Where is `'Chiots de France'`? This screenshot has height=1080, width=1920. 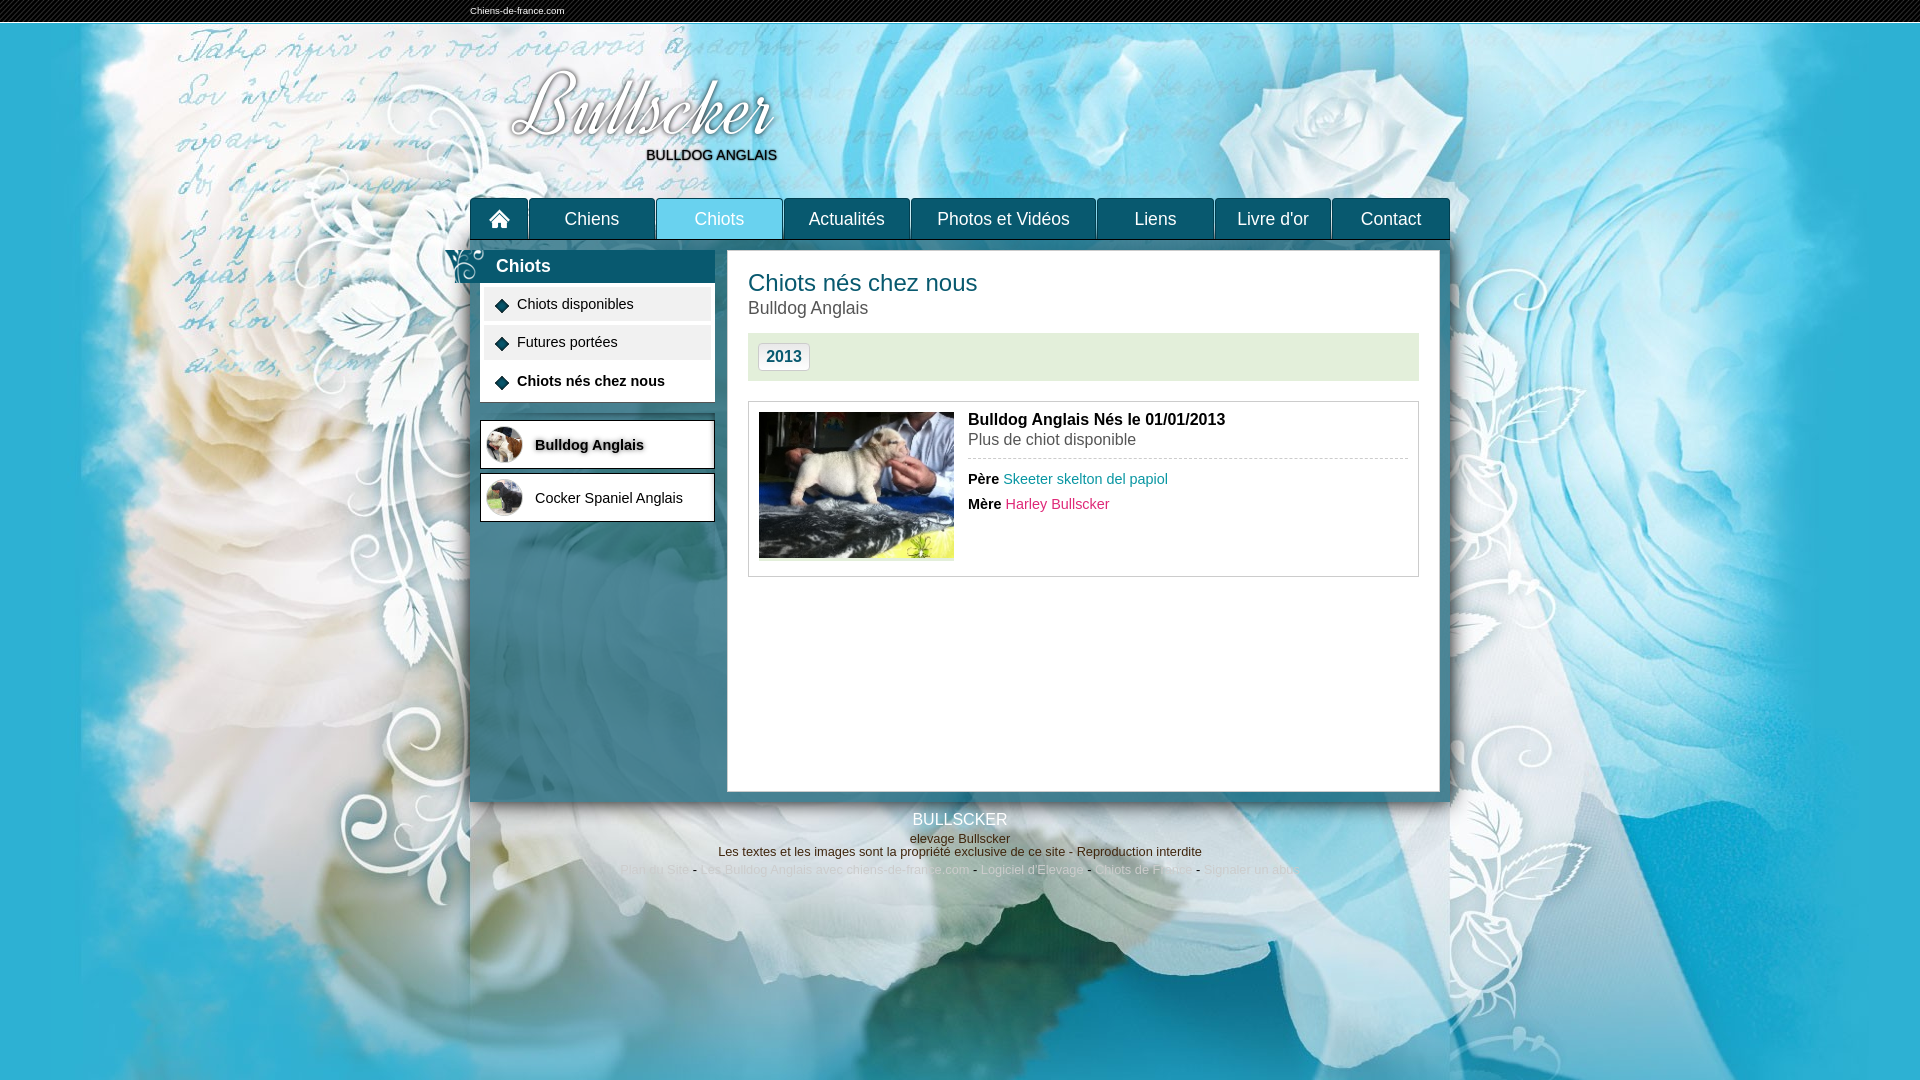 'Chiots de France' is located at coordinates (1093, 868).